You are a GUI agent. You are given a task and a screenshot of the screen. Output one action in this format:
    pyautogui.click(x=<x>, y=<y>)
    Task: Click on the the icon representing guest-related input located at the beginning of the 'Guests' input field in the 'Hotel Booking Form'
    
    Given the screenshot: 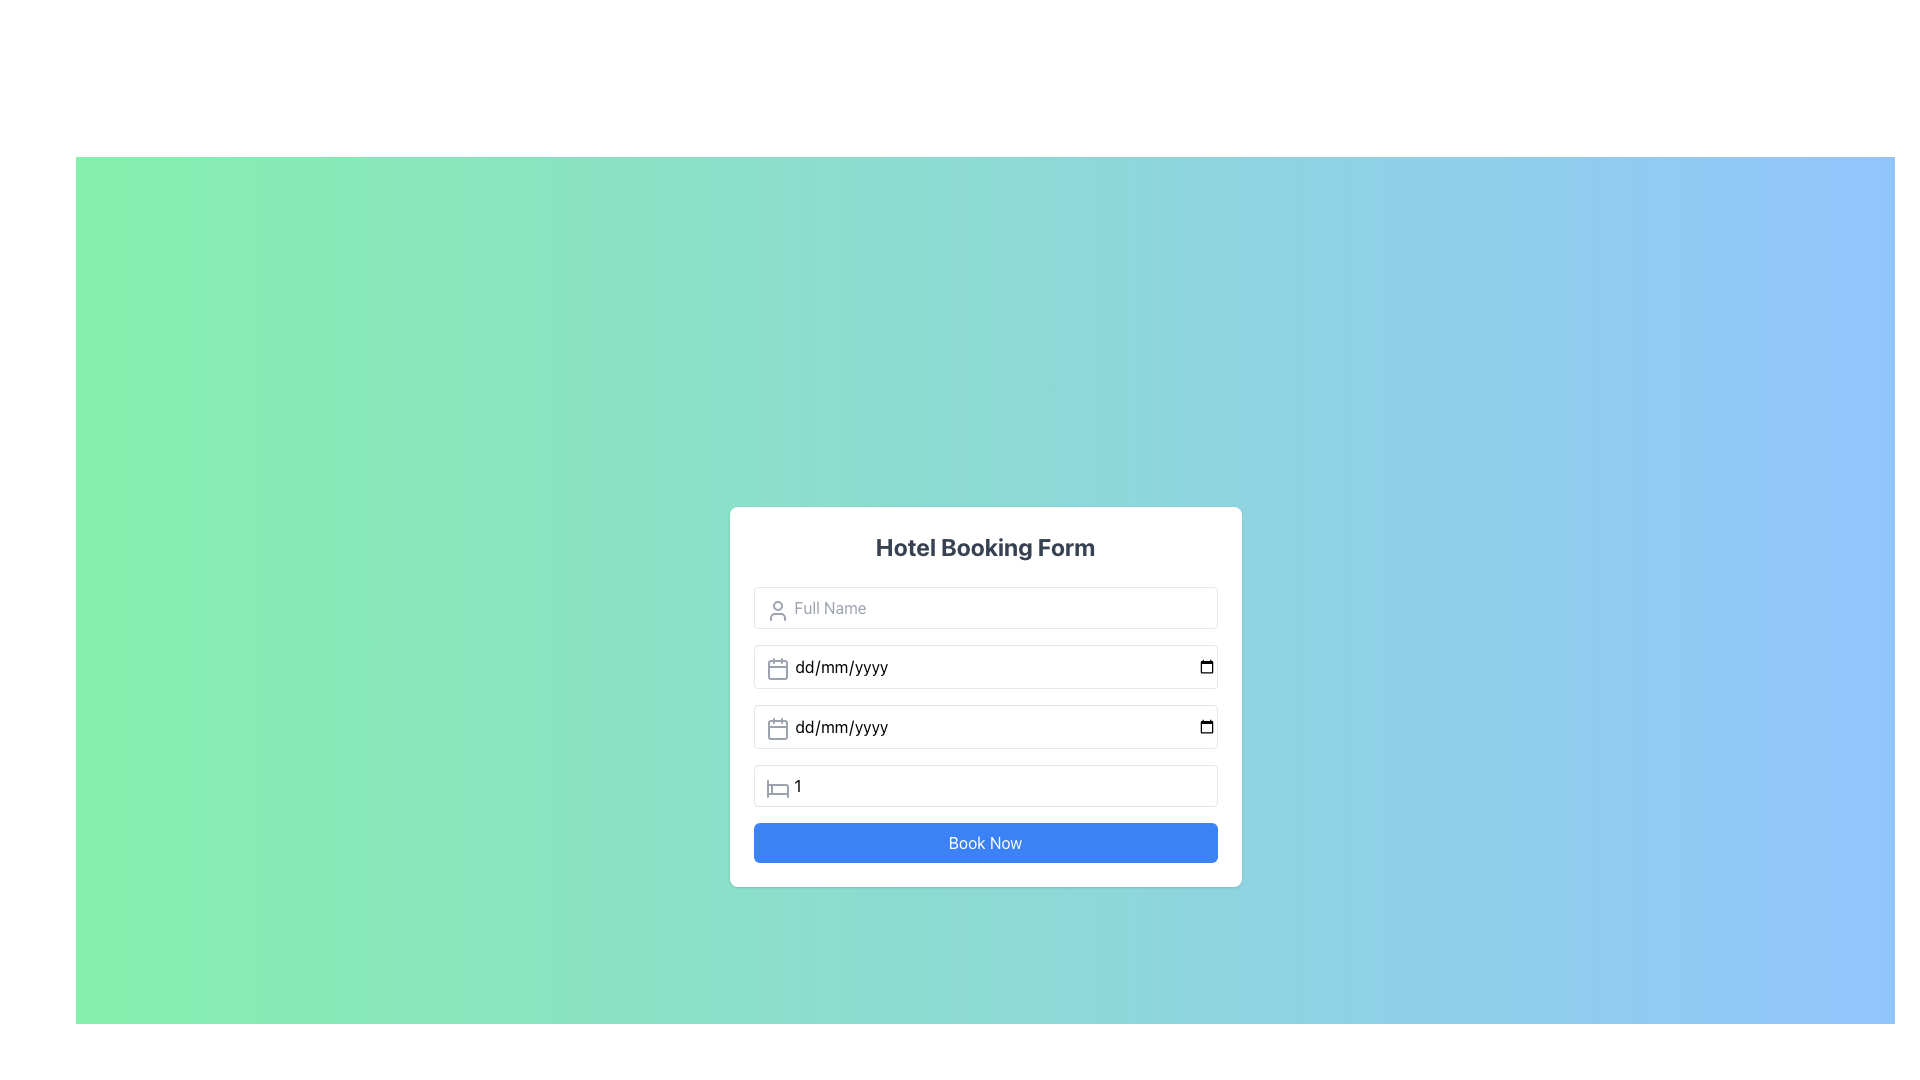 What is the action you would take?
    pyautogui.click(x=776, y=788)
    